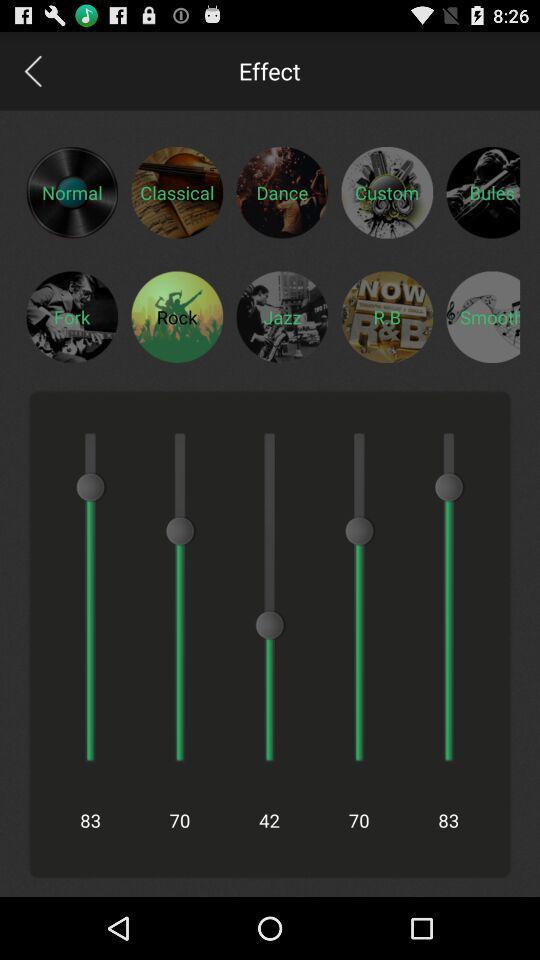  I want to click on make custom effect, so click(387, 192).